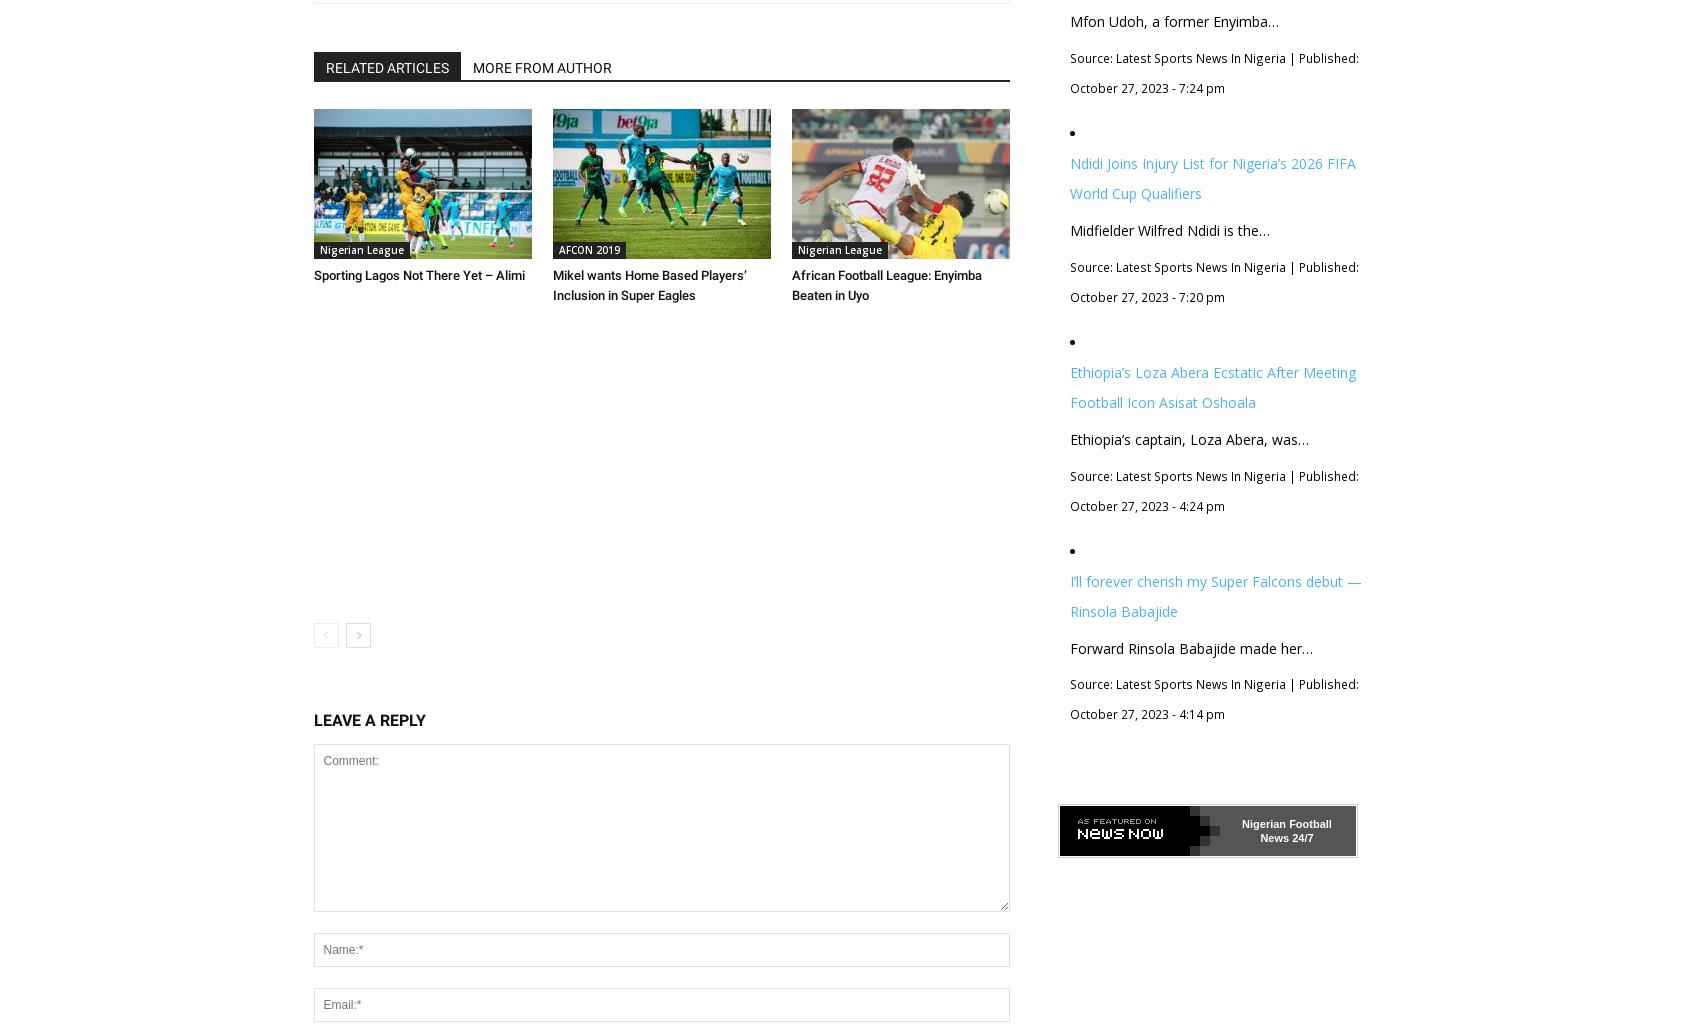  I want to click on 'MORE FROM AUTHOR', so click(541, 66).